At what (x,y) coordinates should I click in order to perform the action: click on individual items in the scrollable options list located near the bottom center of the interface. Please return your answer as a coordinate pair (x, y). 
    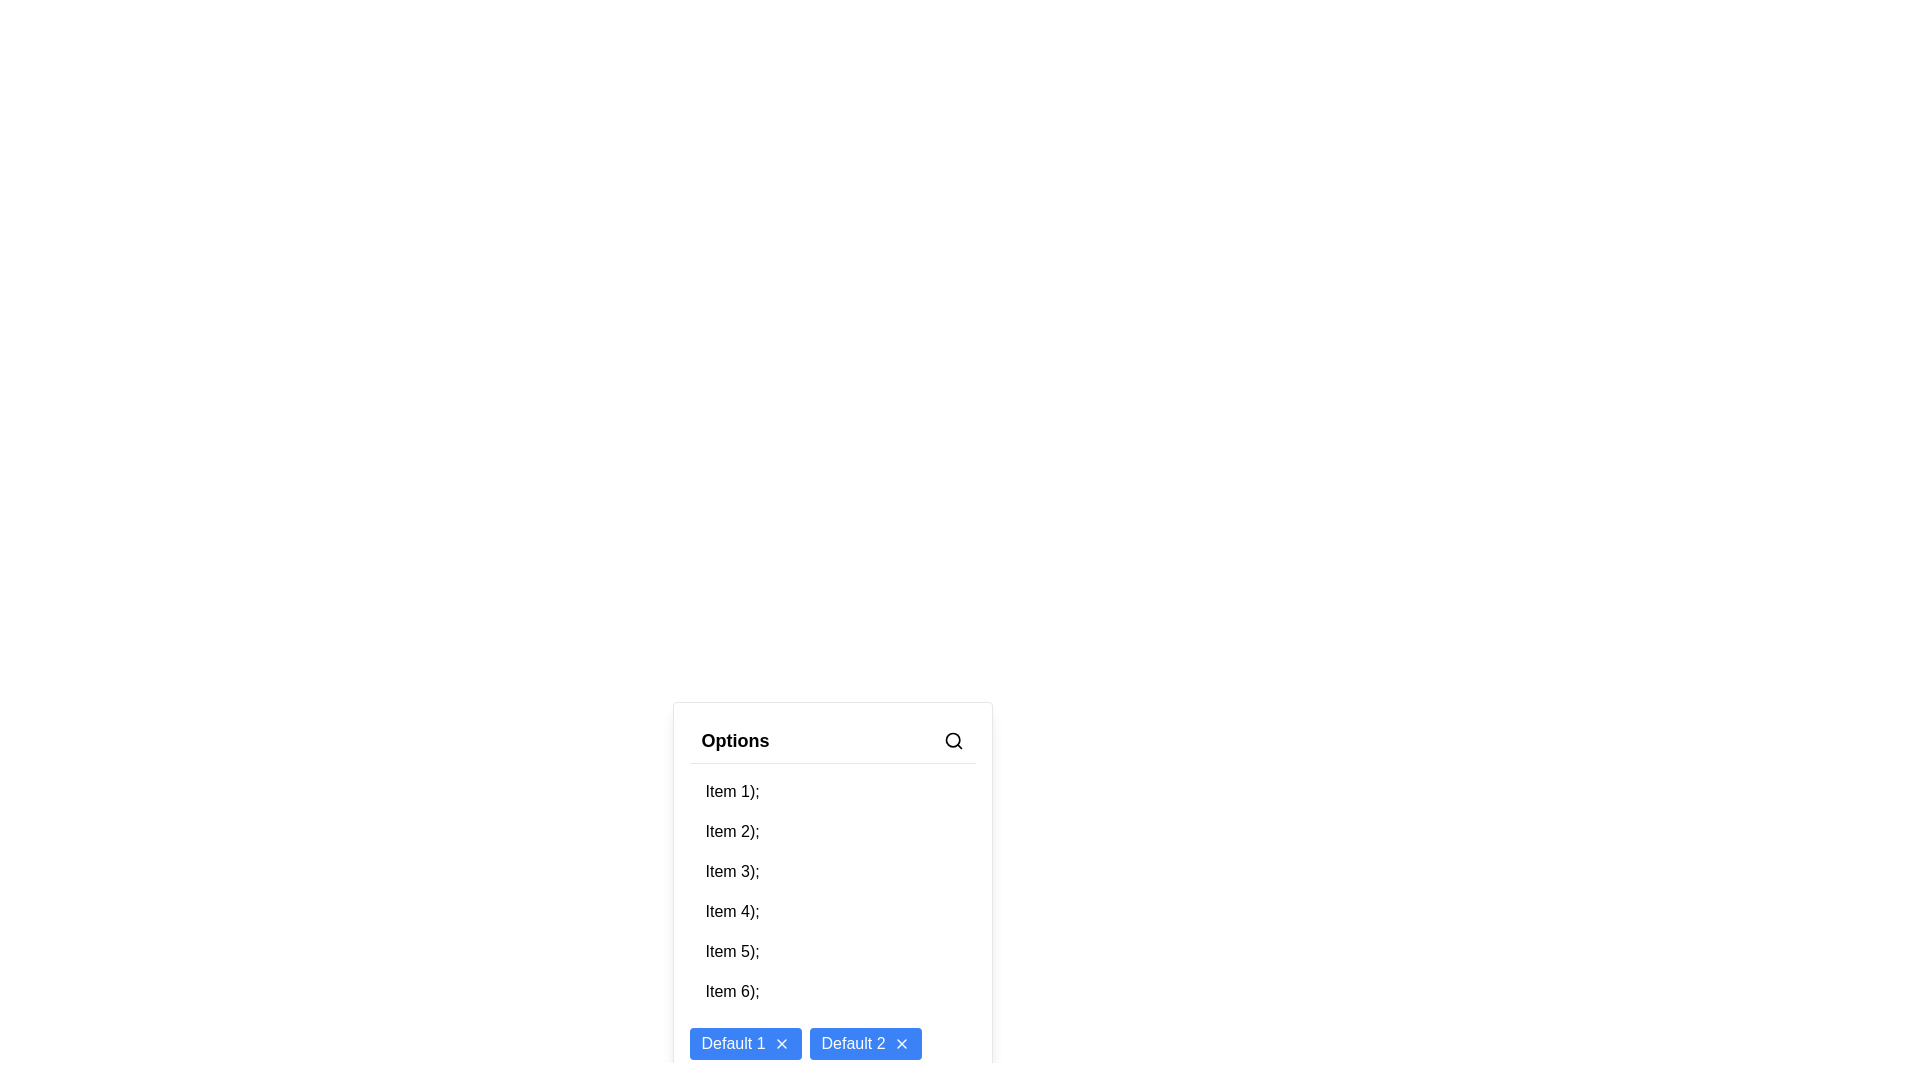
    Looking at the image, I should click on (832, 857).